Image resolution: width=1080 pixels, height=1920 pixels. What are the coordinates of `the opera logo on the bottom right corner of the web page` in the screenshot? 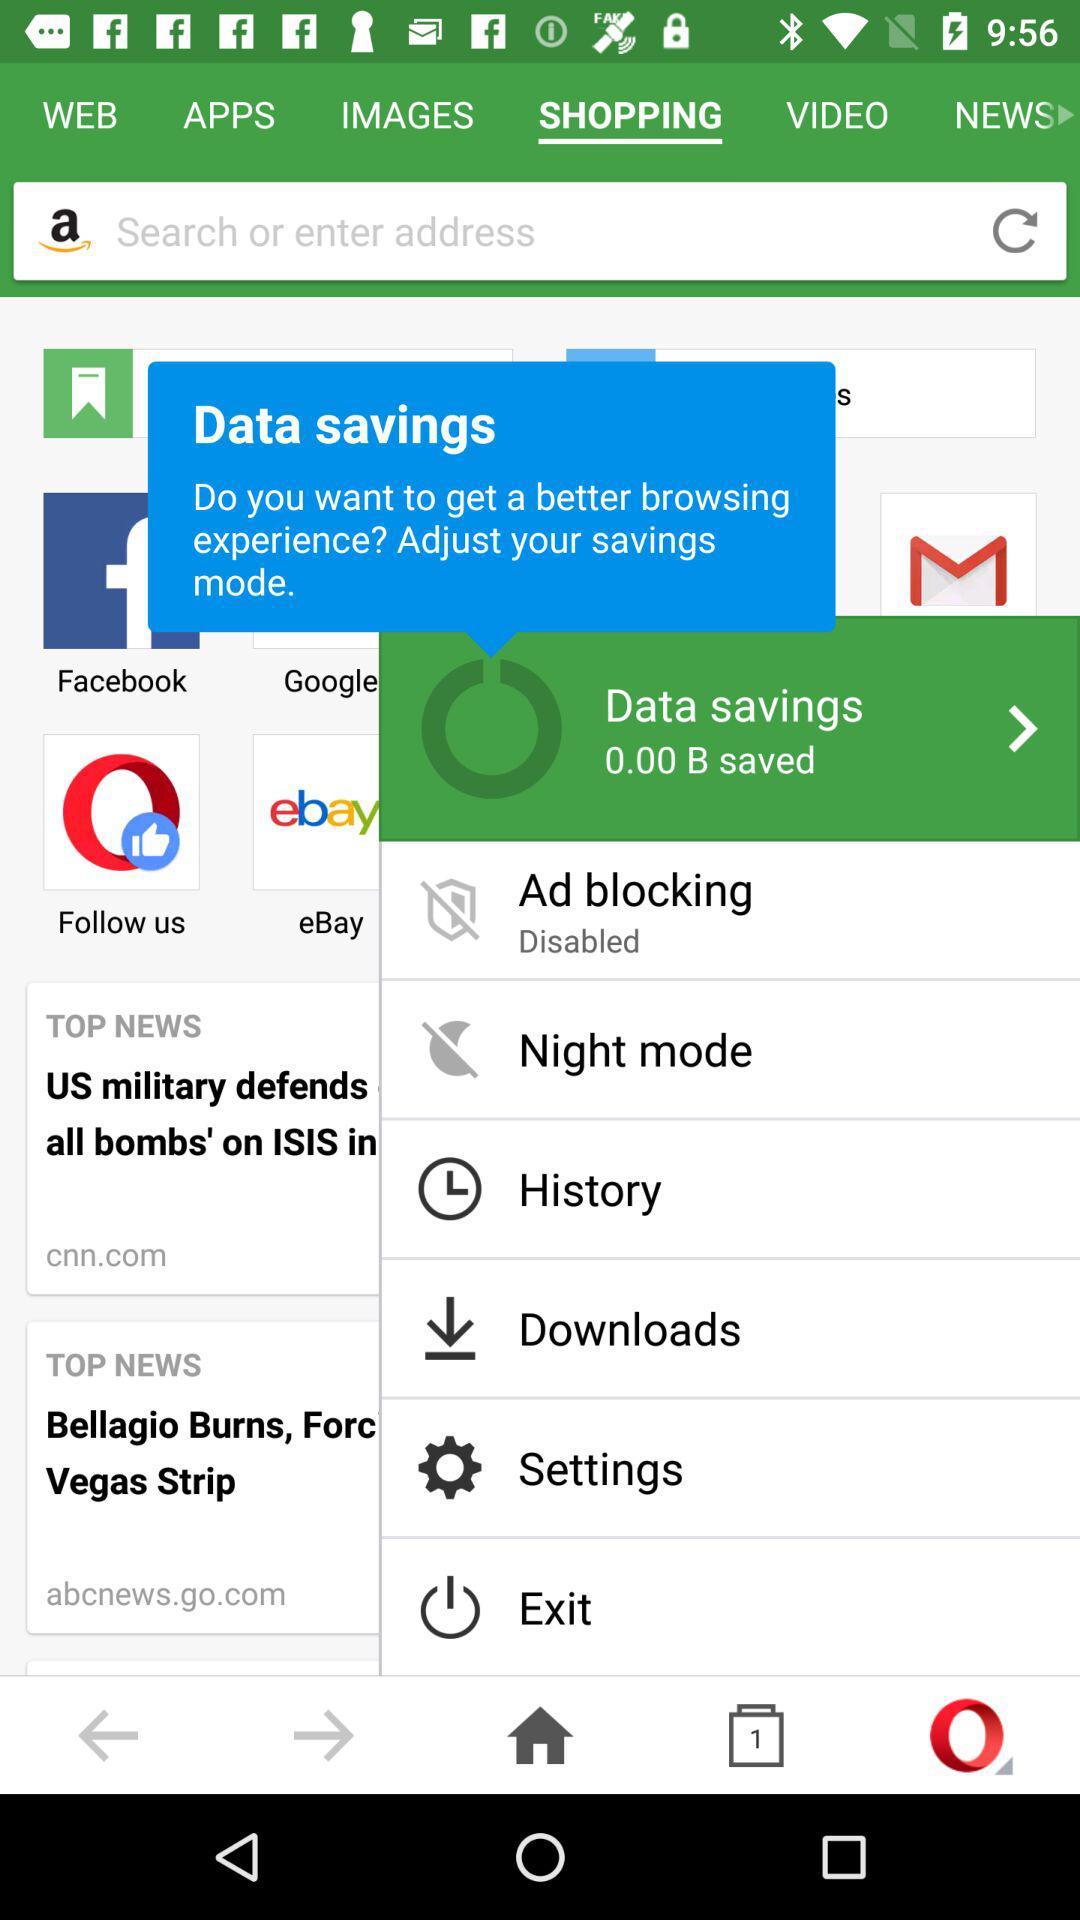 It's located at (971, 1733).